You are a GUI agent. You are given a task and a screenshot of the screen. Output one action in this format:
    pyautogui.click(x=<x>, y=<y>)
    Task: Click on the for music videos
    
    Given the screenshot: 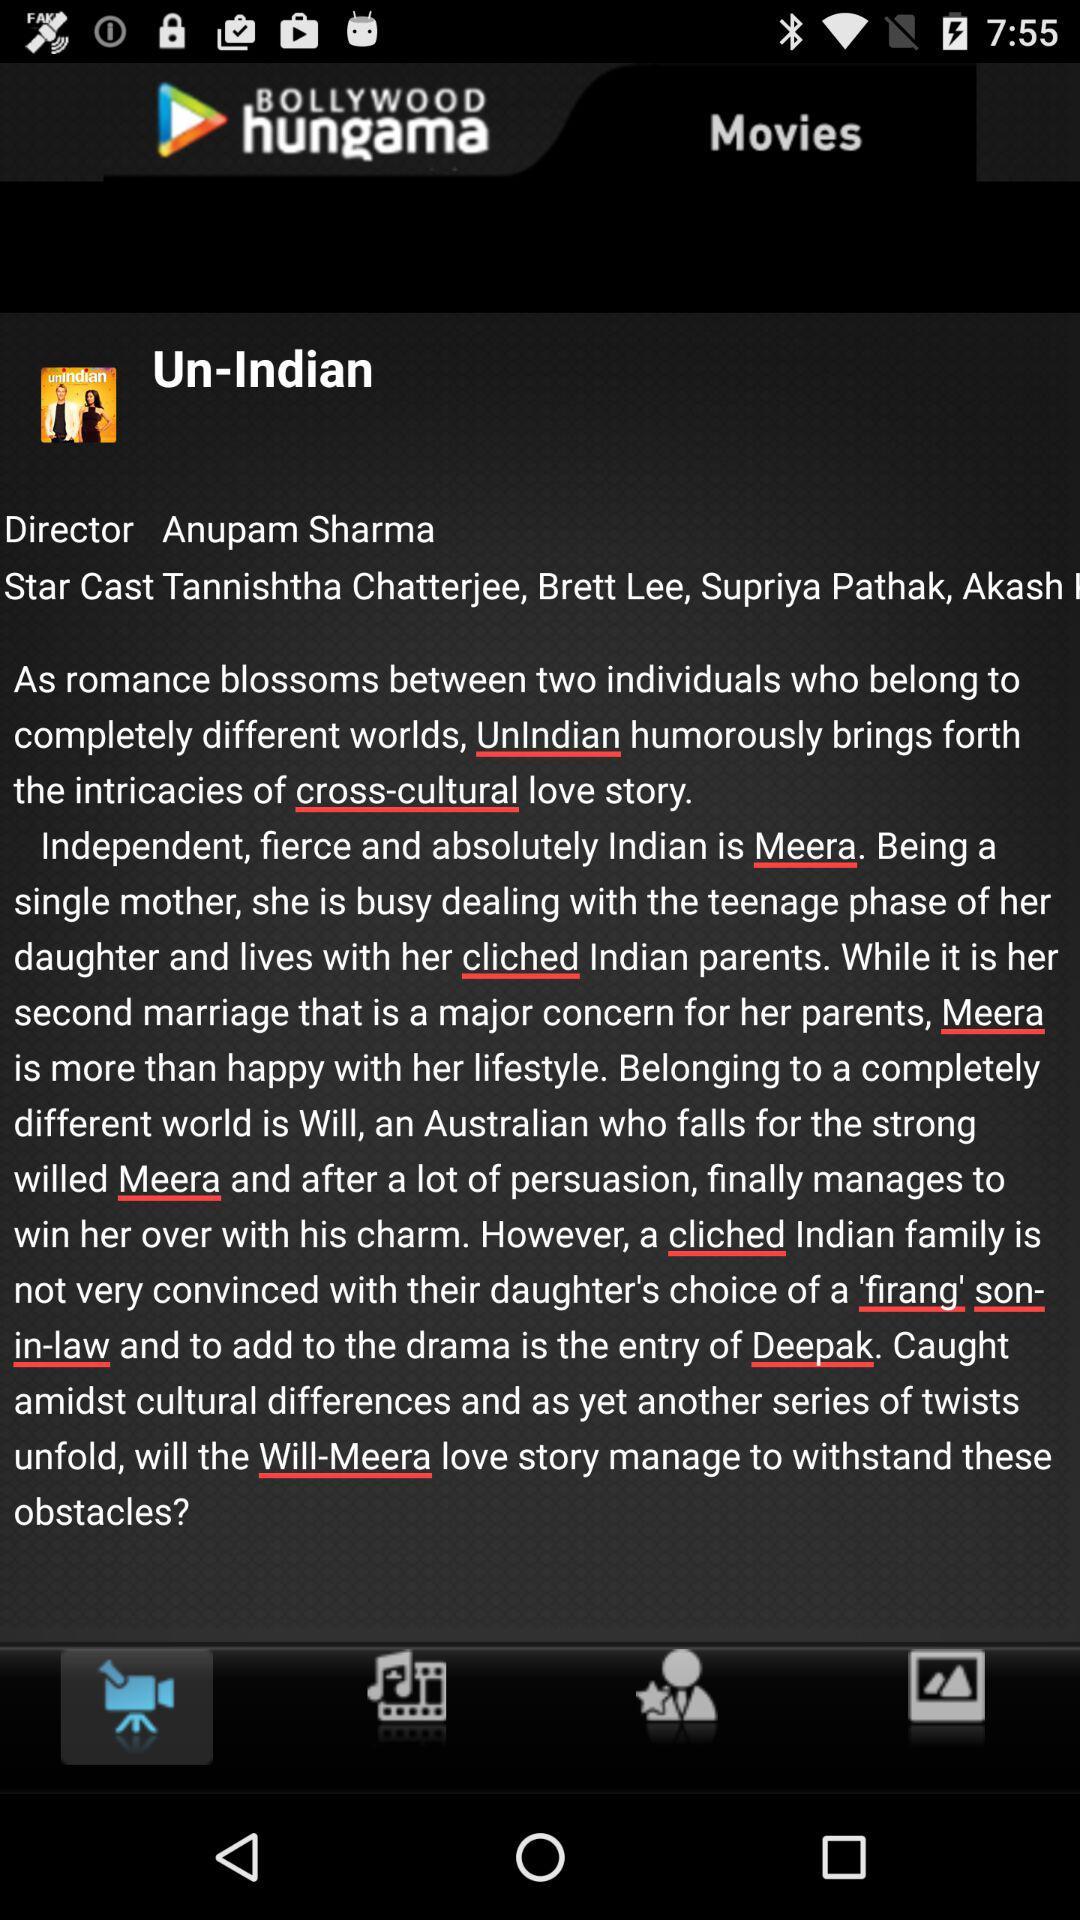 What is the action you would take?
    pyautogui.click(x=405, y=1697)
    